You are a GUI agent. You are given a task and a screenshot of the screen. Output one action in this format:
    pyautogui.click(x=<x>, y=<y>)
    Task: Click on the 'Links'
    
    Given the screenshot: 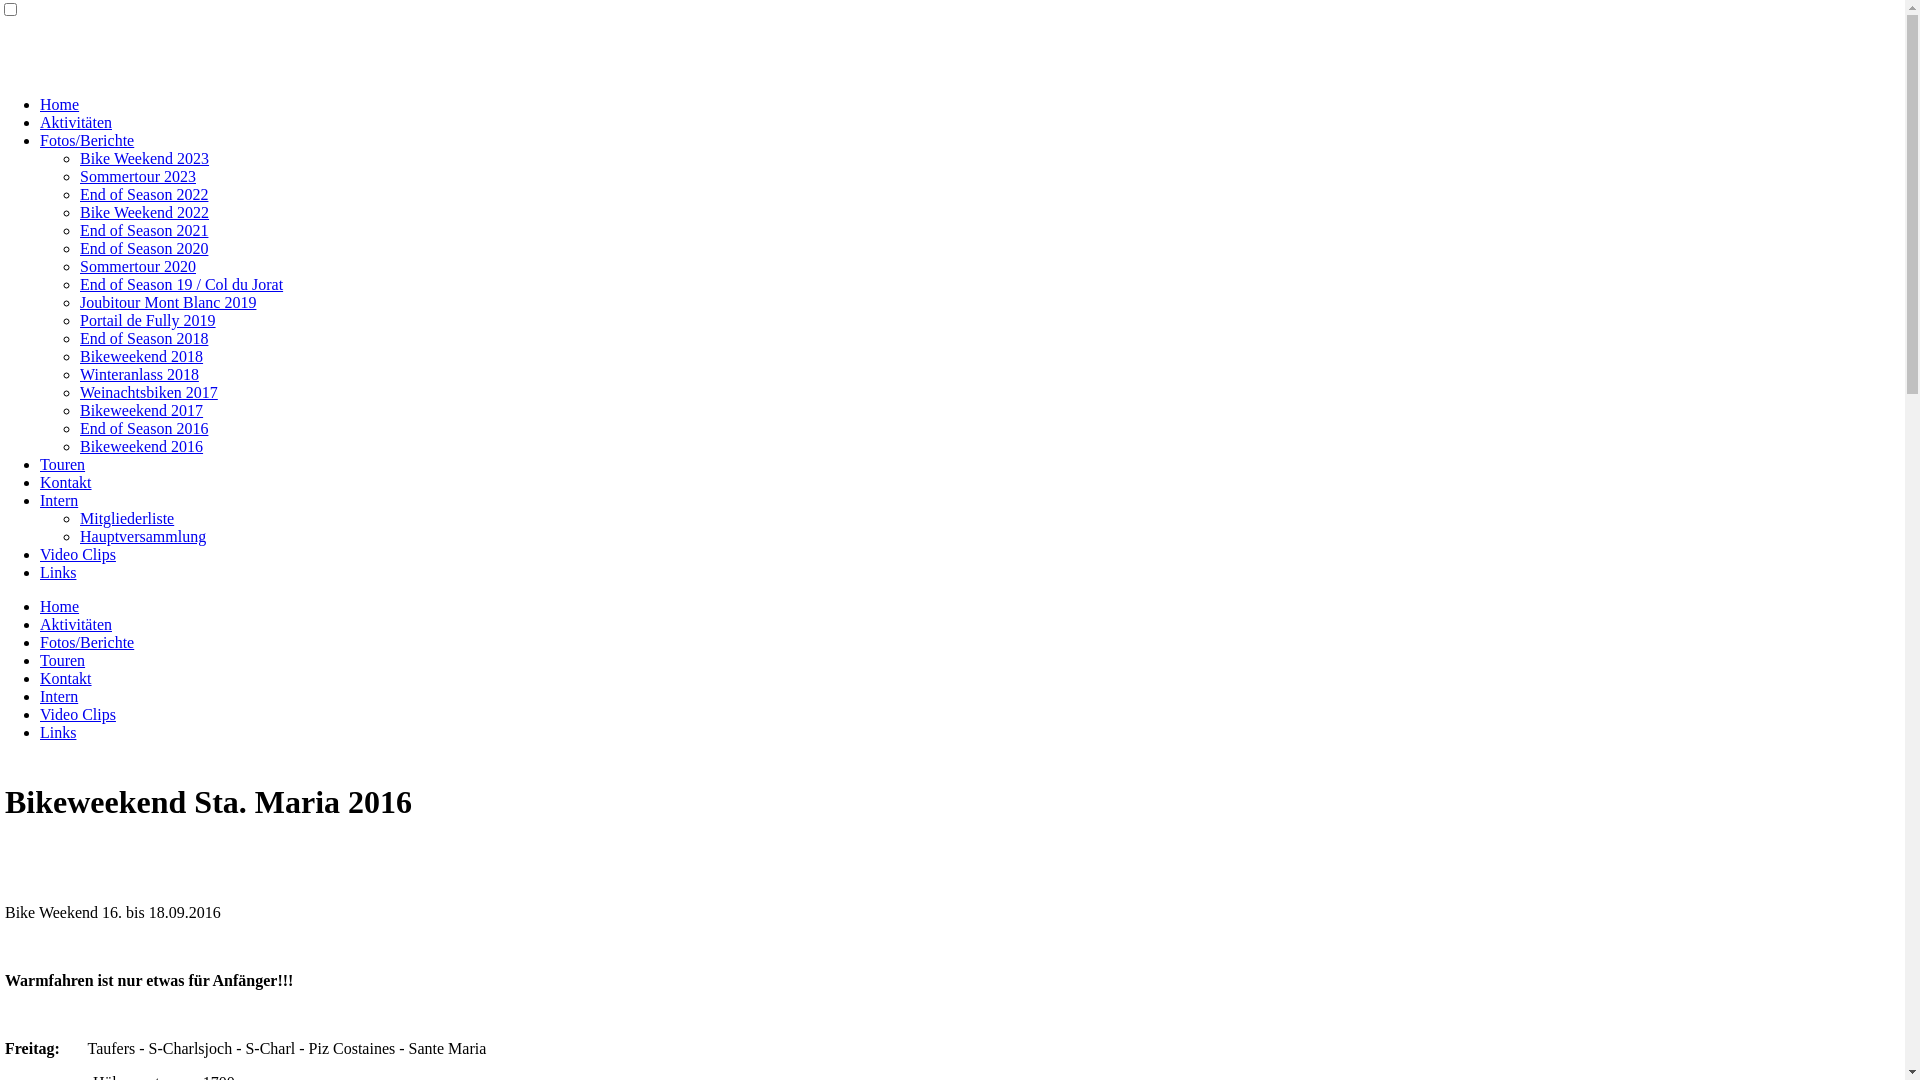 What is the action you would take?
    pyautogui.click(x=57, y=732)
    